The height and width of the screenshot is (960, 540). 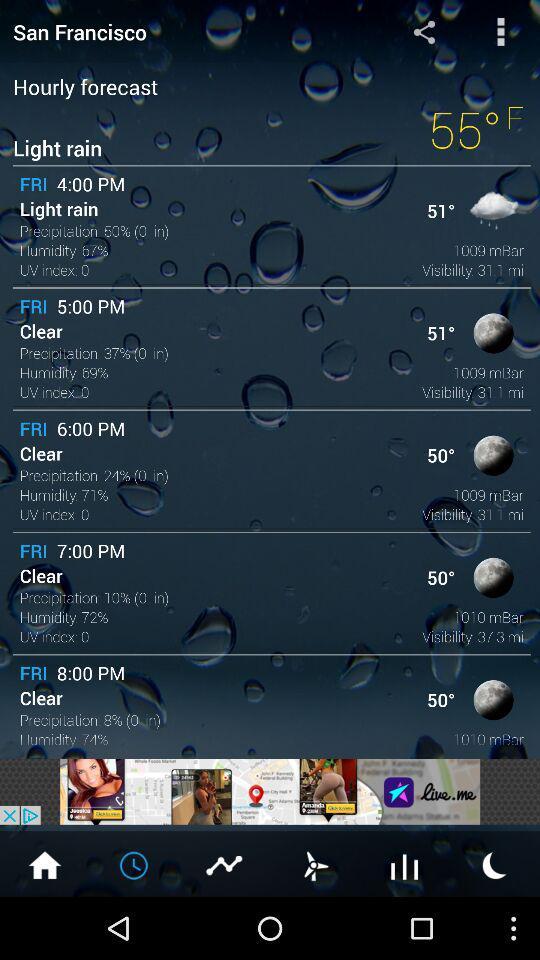 What do you see at coordinates (500, 30) in the screenshot?
I see `icon above hourly forecast icon` at bounding box center [500, 30].